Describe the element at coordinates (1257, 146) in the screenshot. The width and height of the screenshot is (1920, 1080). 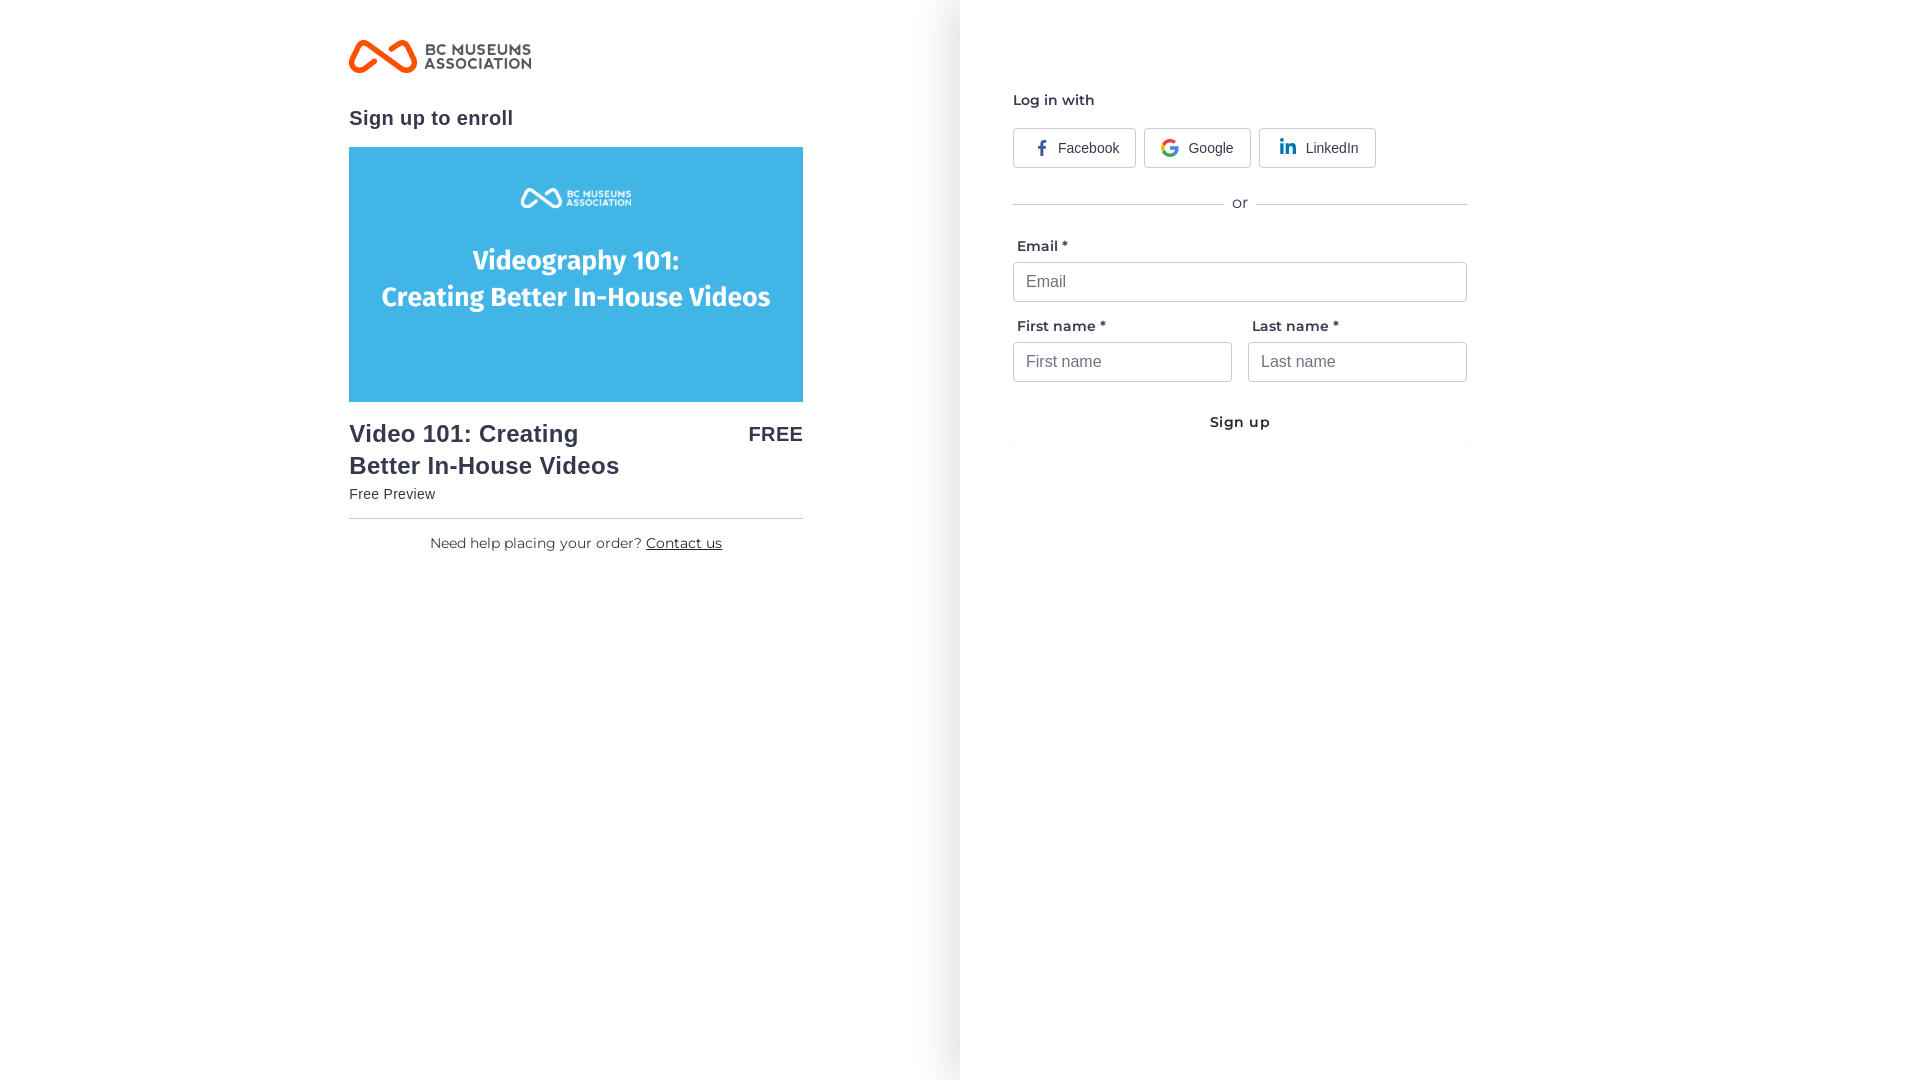
I see `'LinkedIn'` at that location.